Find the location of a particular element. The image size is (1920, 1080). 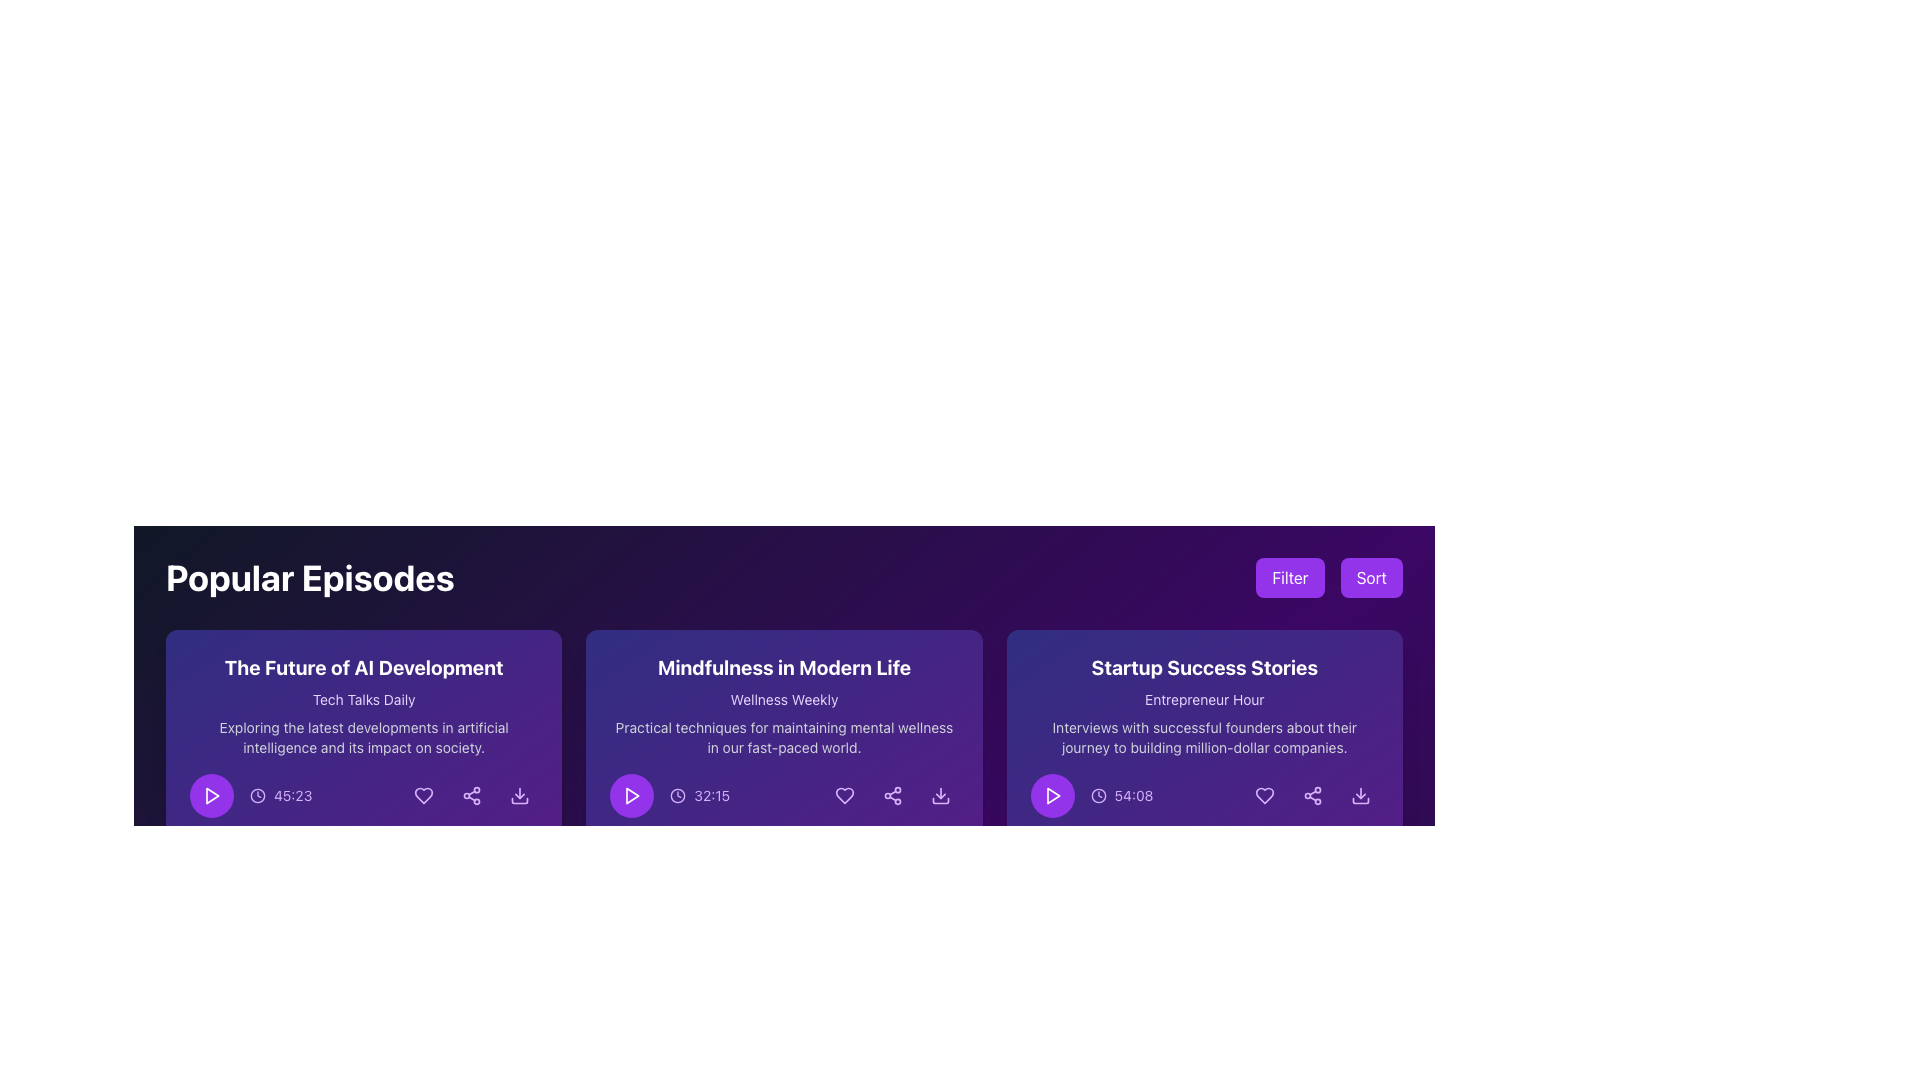

the download icon button located at the bottom-right corner of the 'Startup Success Stories' card to initiate the download action is located at coordinates (1360, 794).